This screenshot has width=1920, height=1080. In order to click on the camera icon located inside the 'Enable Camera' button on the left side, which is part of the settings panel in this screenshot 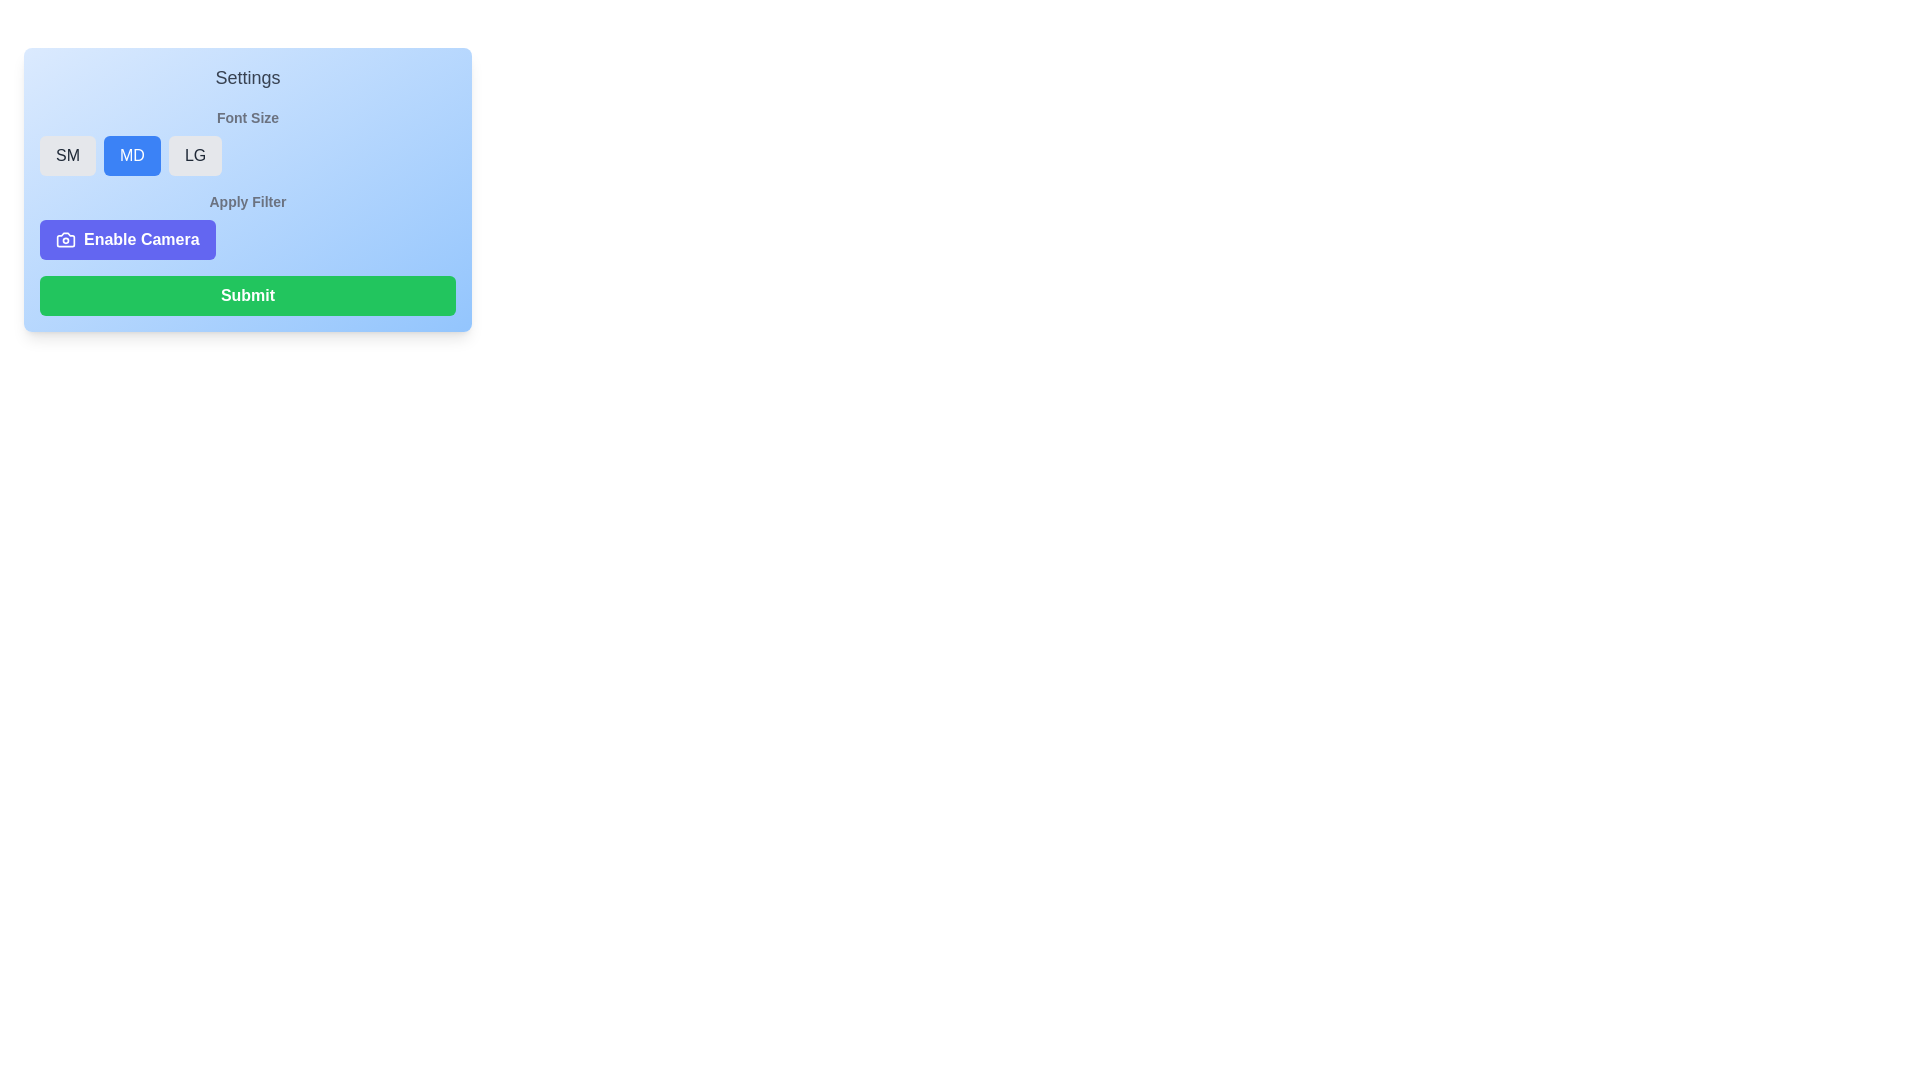, I will do `click(66, 238)`.